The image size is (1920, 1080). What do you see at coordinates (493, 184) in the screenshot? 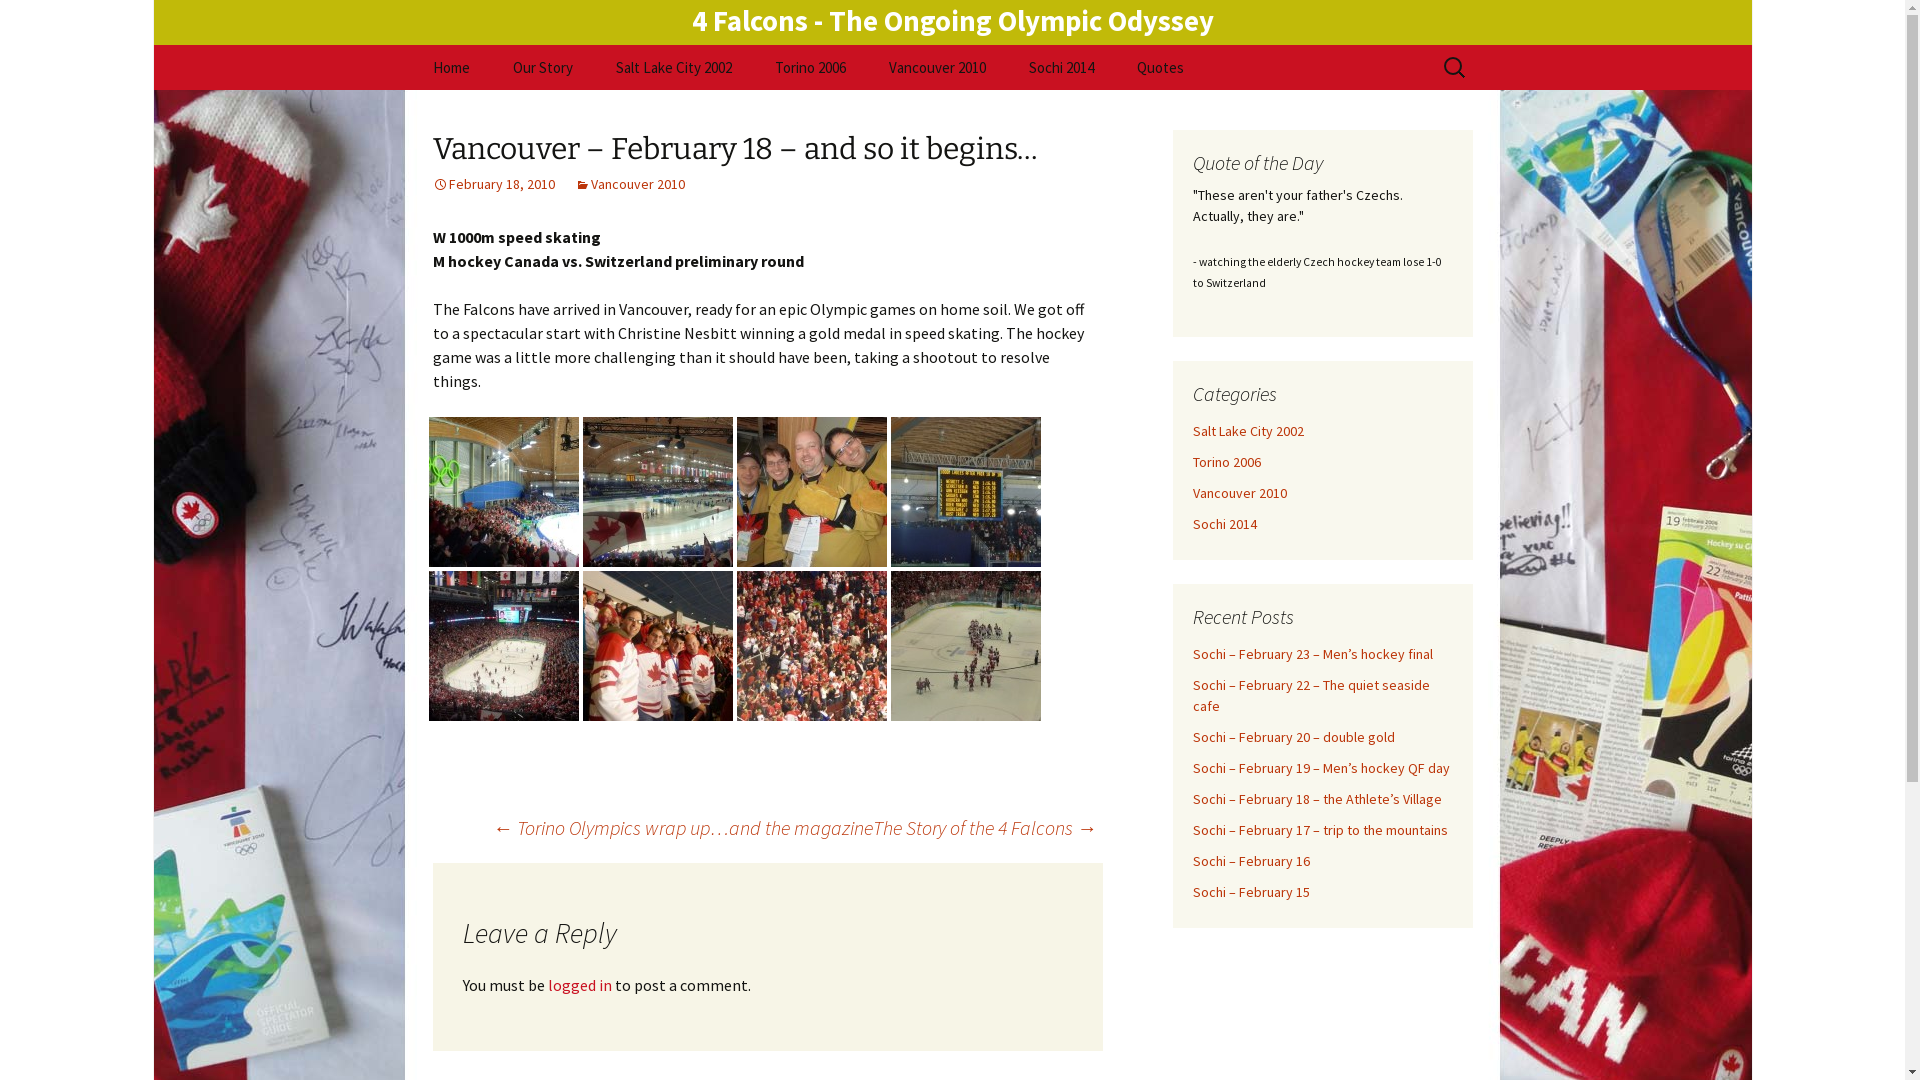
I see `'February 18, 2010'` at bounding box center [493, 184].